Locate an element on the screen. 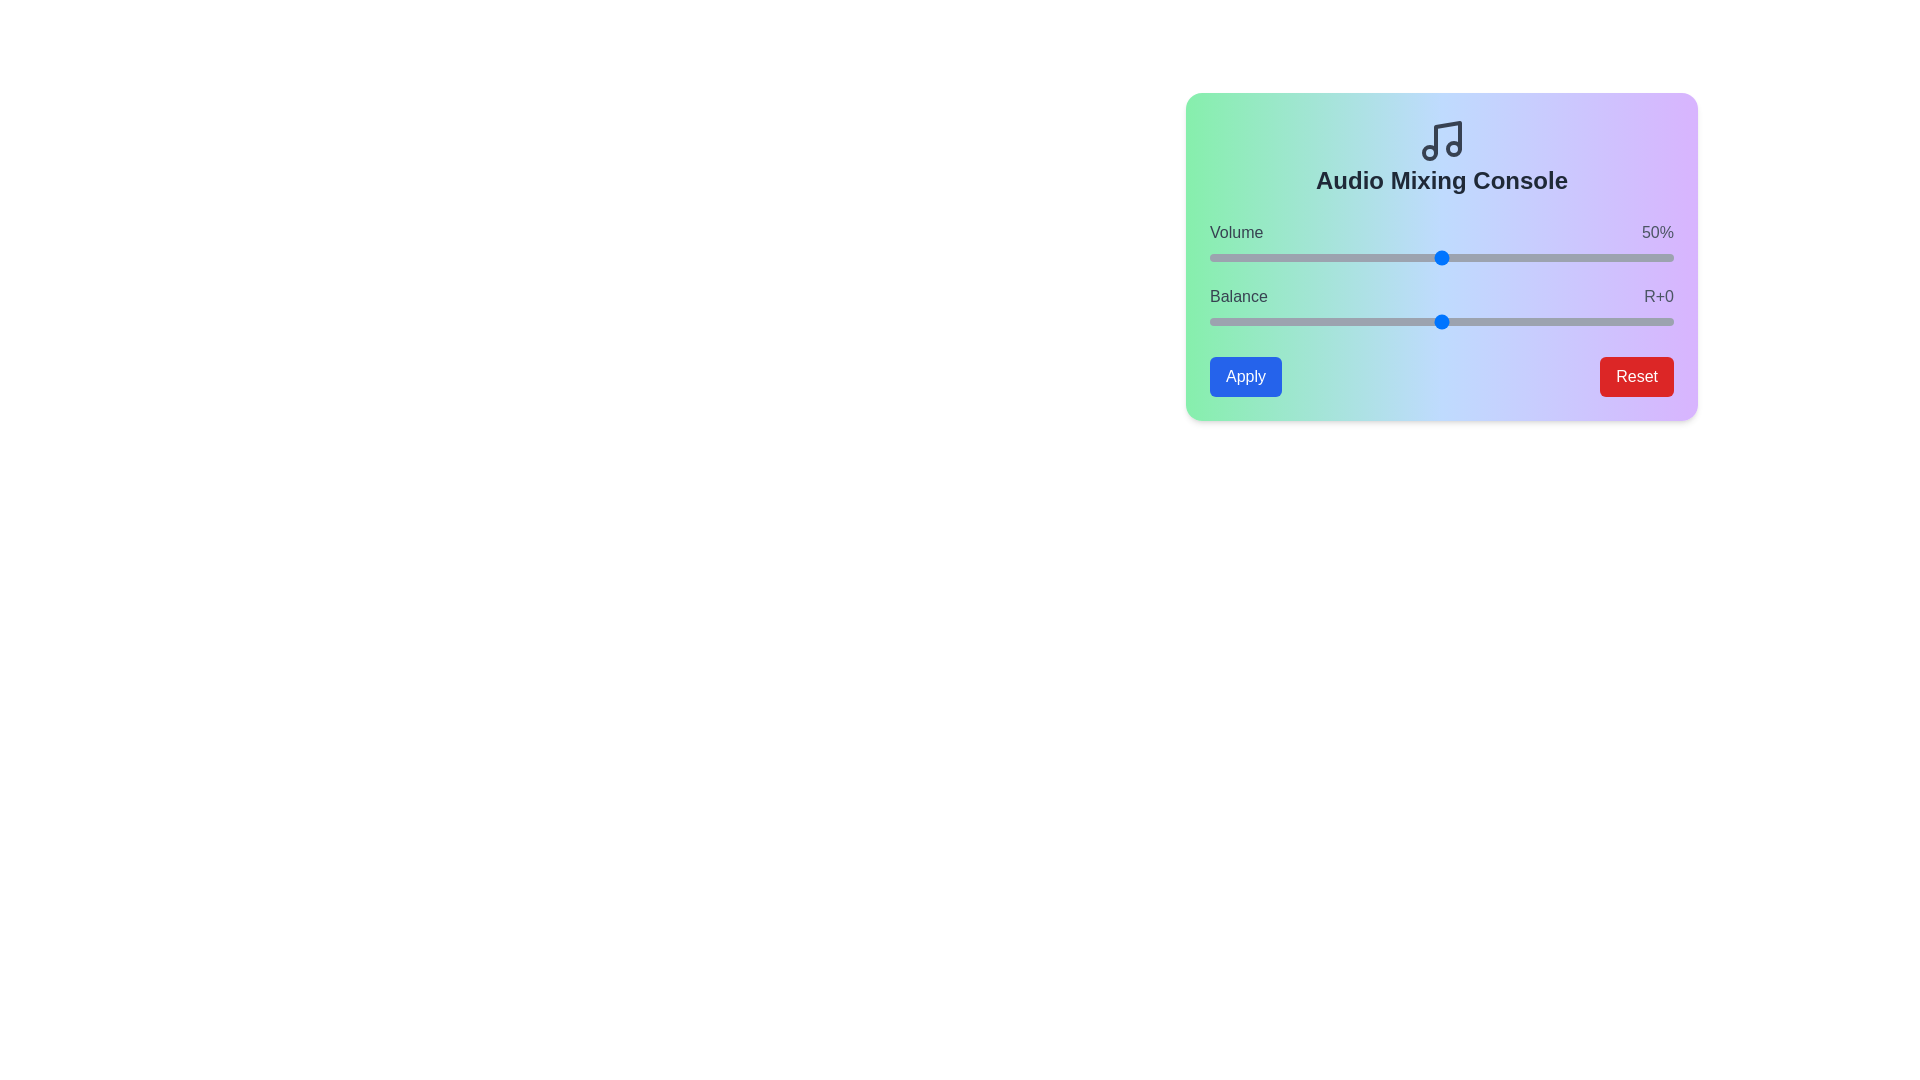 The width and height of the screenshot is (1920, 1080). the upper part of the musical note icon located at the top-center of the 'Audio Mixing Console' panel, which serves a decorative purpose in audio mixing is located at coordinates (1448, 137).